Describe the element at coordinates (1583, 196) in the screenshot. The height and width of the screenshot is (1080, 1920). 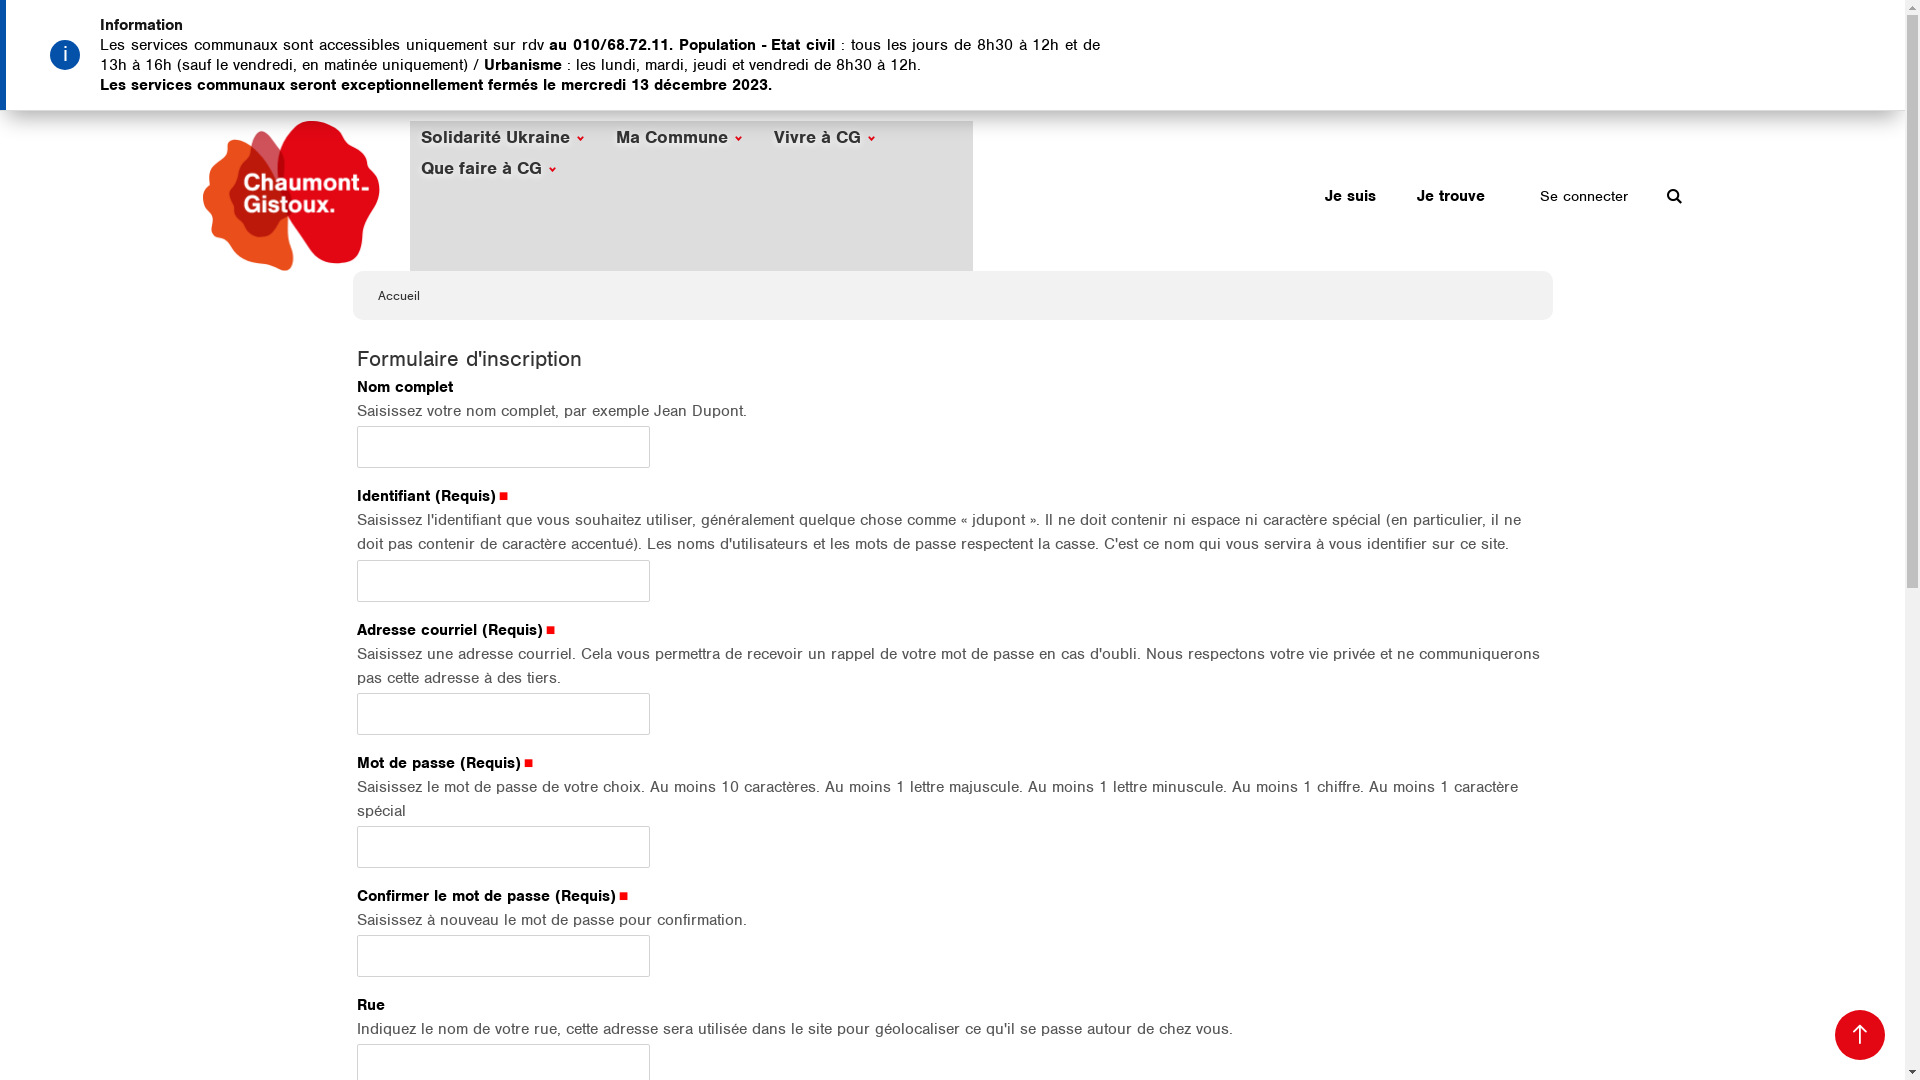
I see `'Se connecter'` at that location.